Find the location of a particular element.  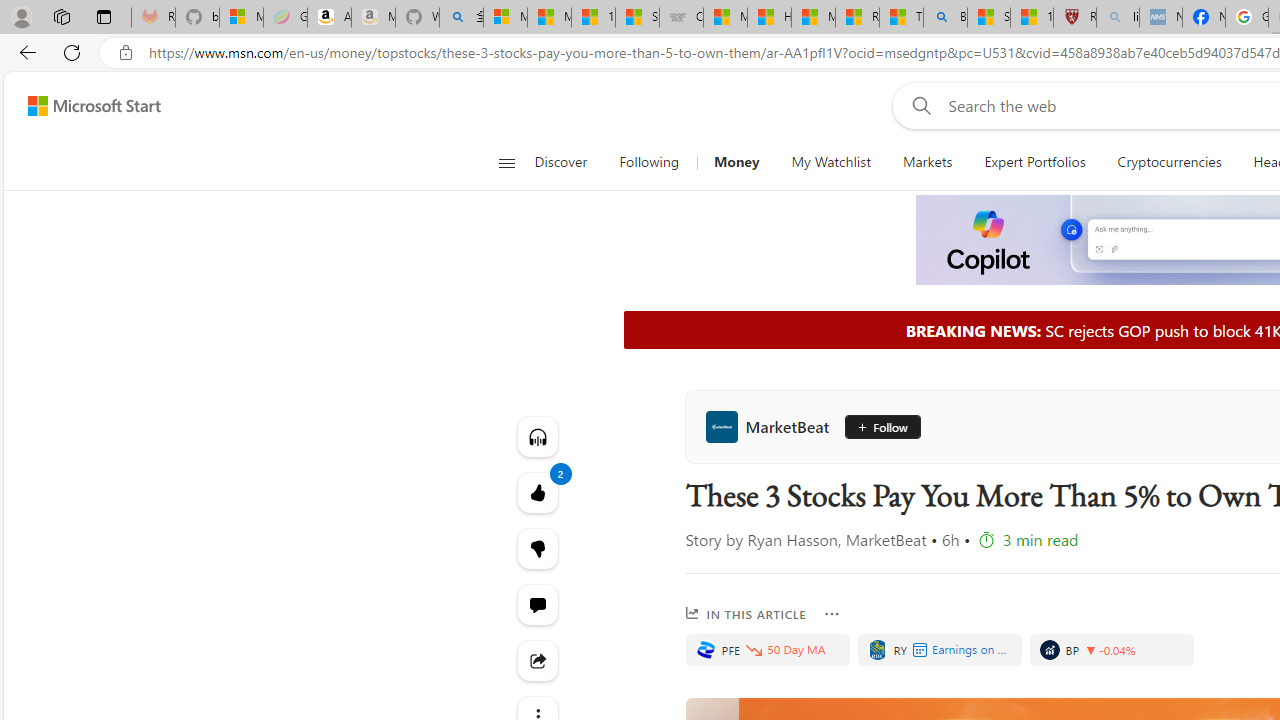

'Open navigation menu' is located at coordinates (506, 162).